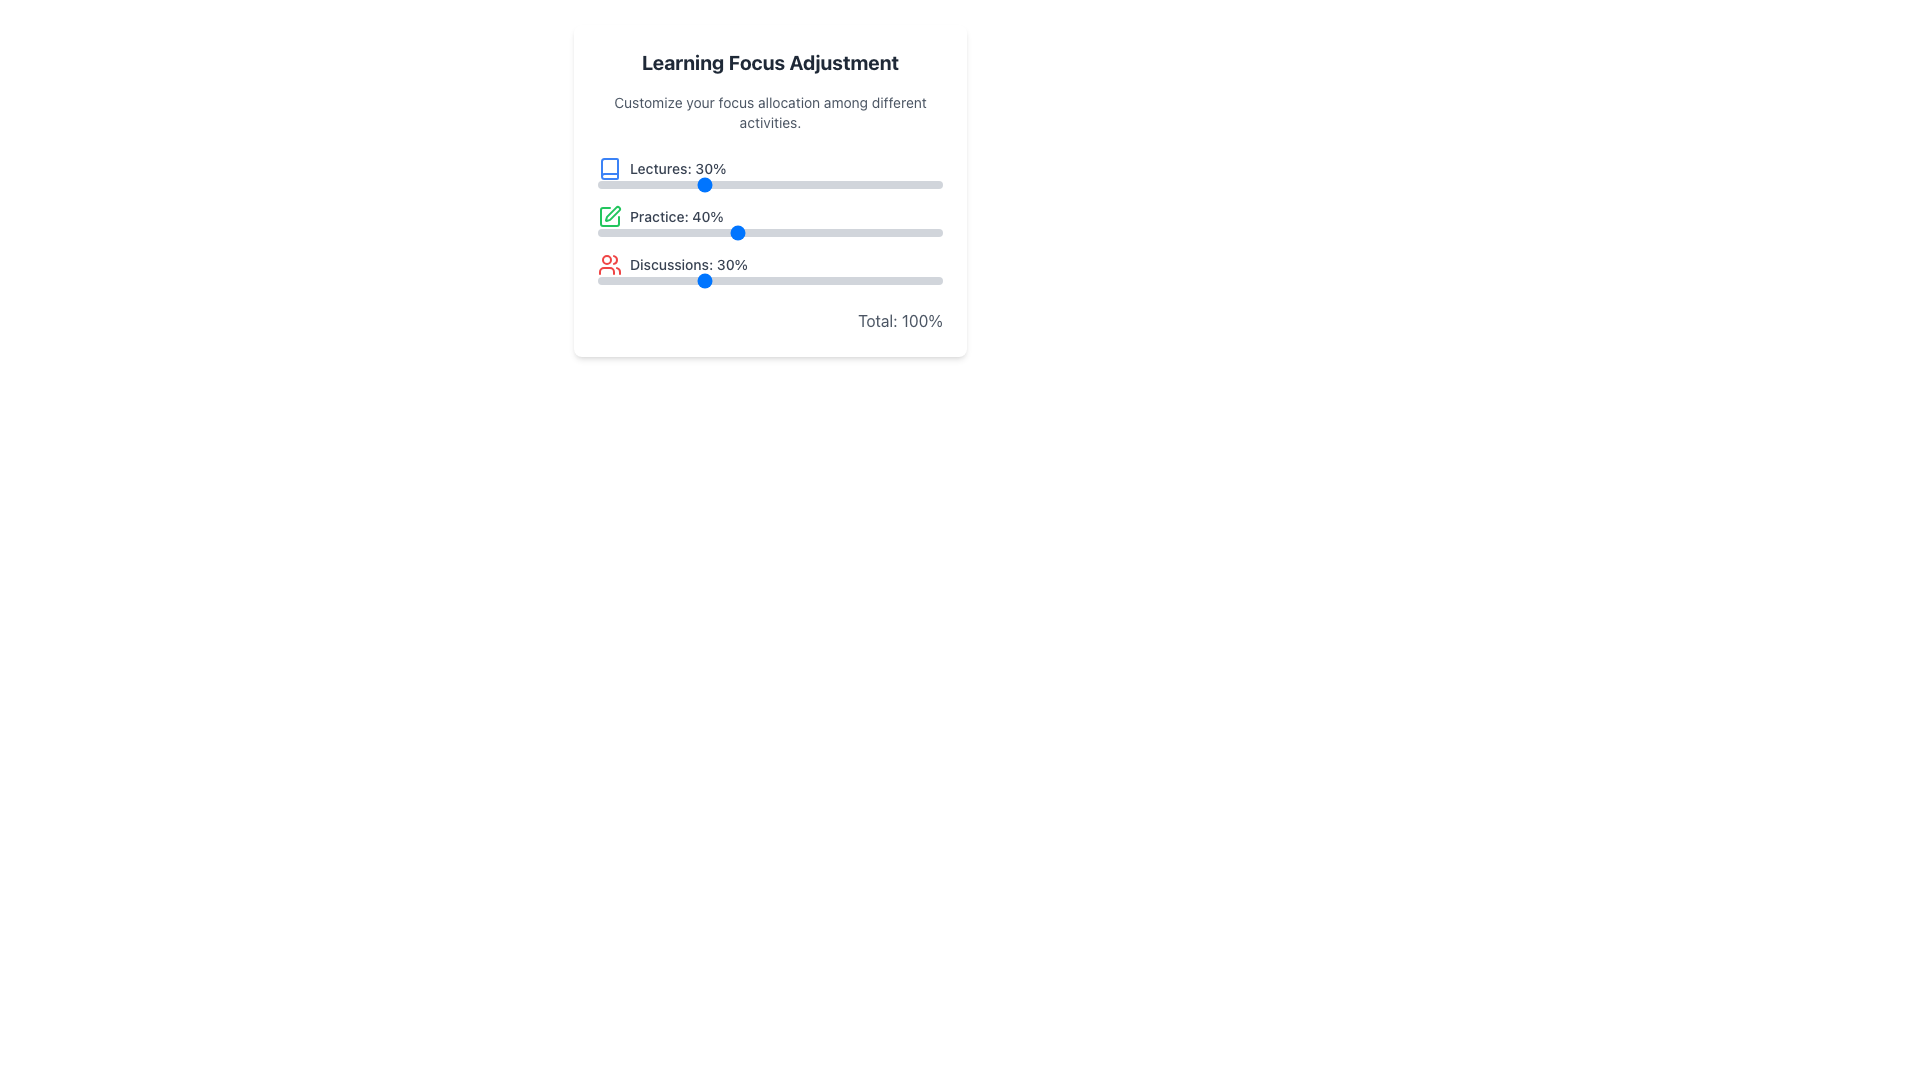 The width and height of the screenshot is (1920, 1080). What do you see at coordinates (698, 185) in the screenshot?
I see `the slider` at bounding box center [698, 185].